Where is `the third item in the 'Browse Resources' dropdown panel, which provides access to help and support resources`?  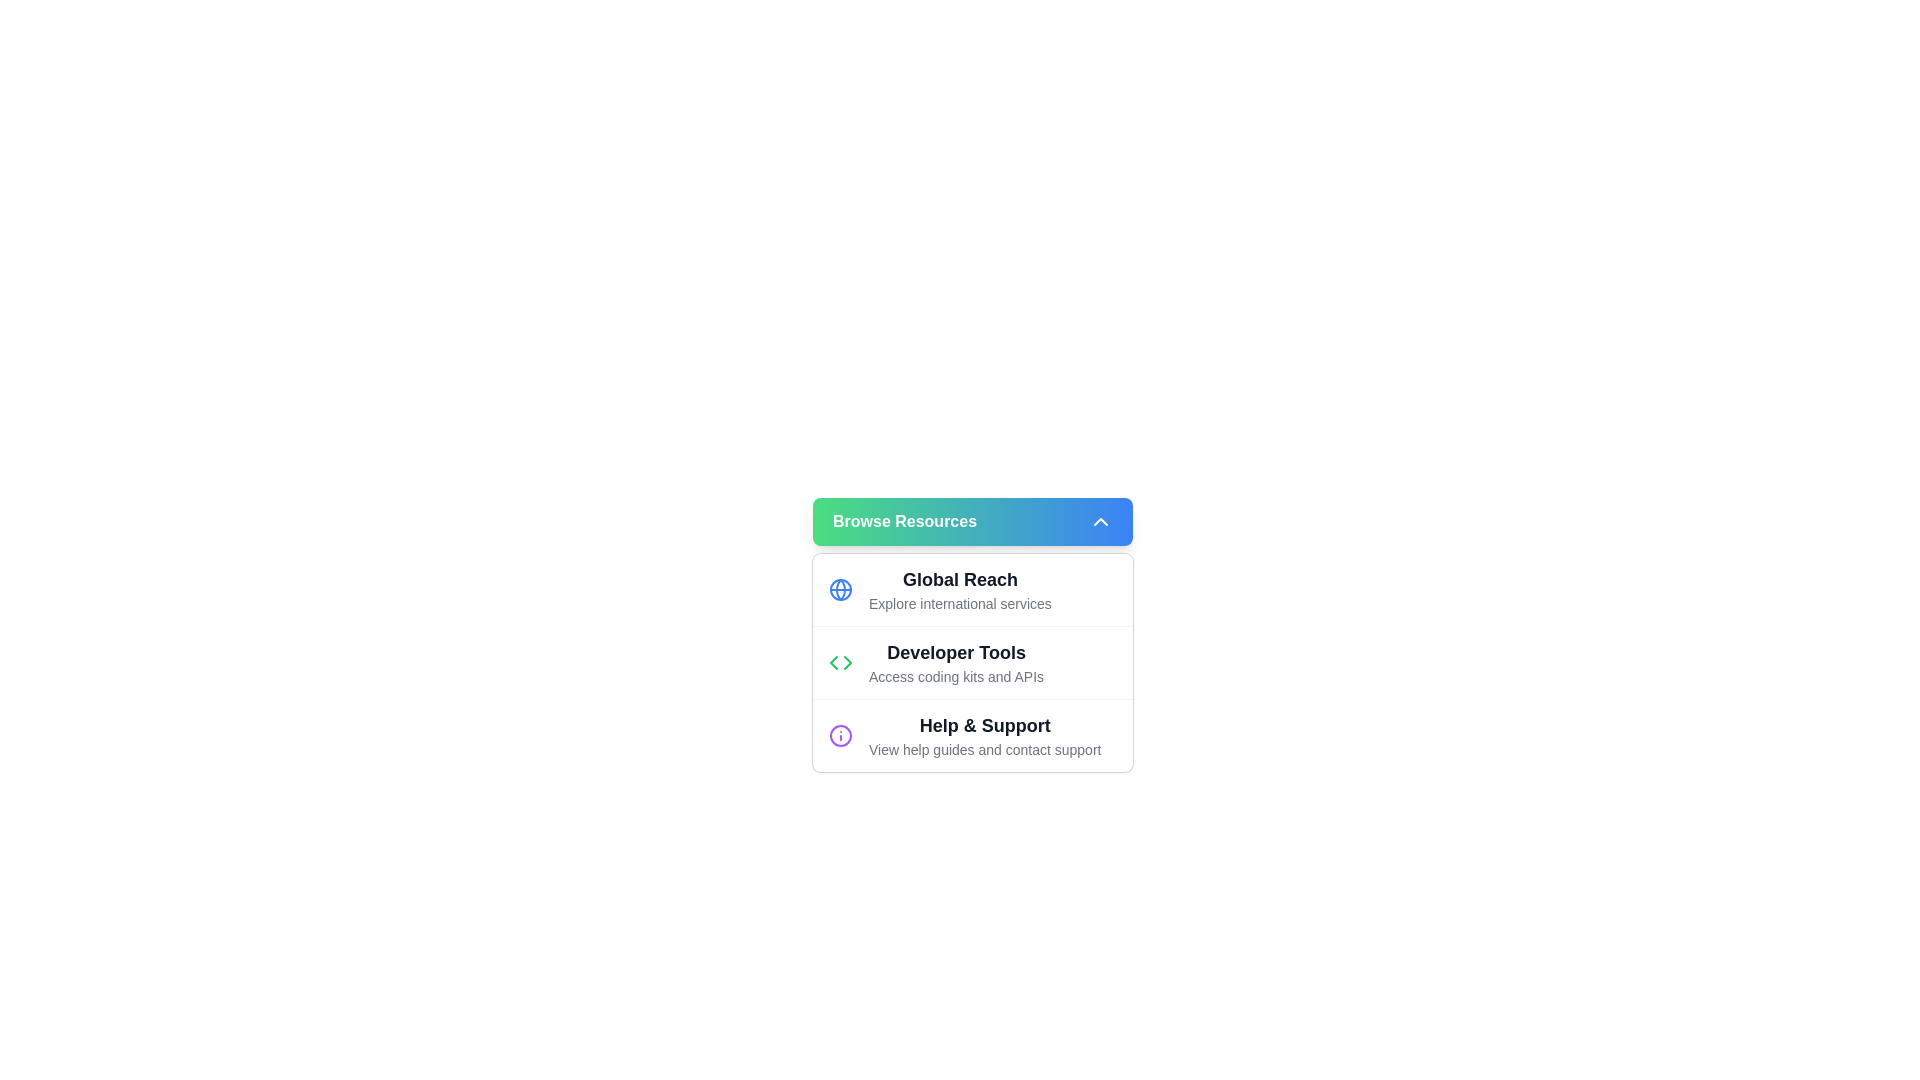 the third item in the 'Browse Resources' dropdown panel, which provides access to help and support resources is located at coordinates (985, 736).